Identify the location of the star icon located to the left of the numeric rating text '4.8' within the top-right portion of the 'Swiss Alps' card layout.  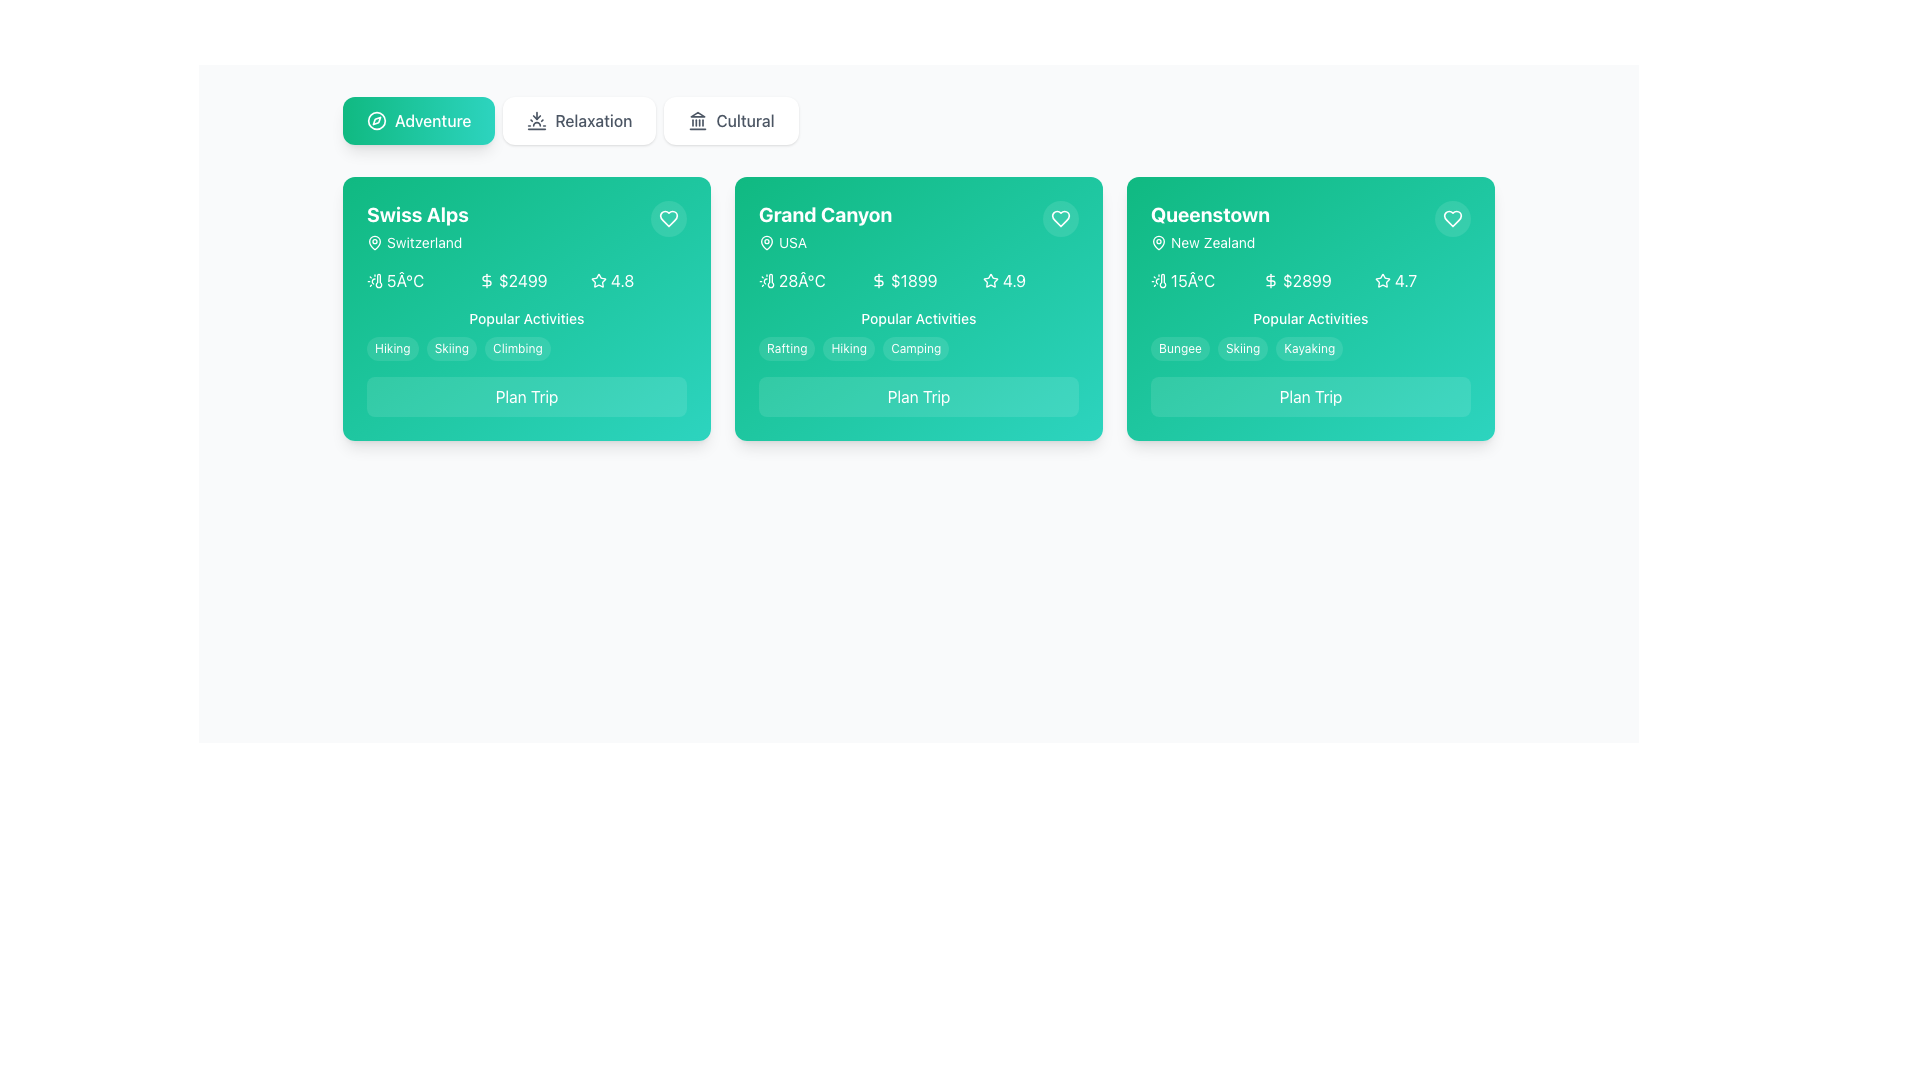
(598, 281).